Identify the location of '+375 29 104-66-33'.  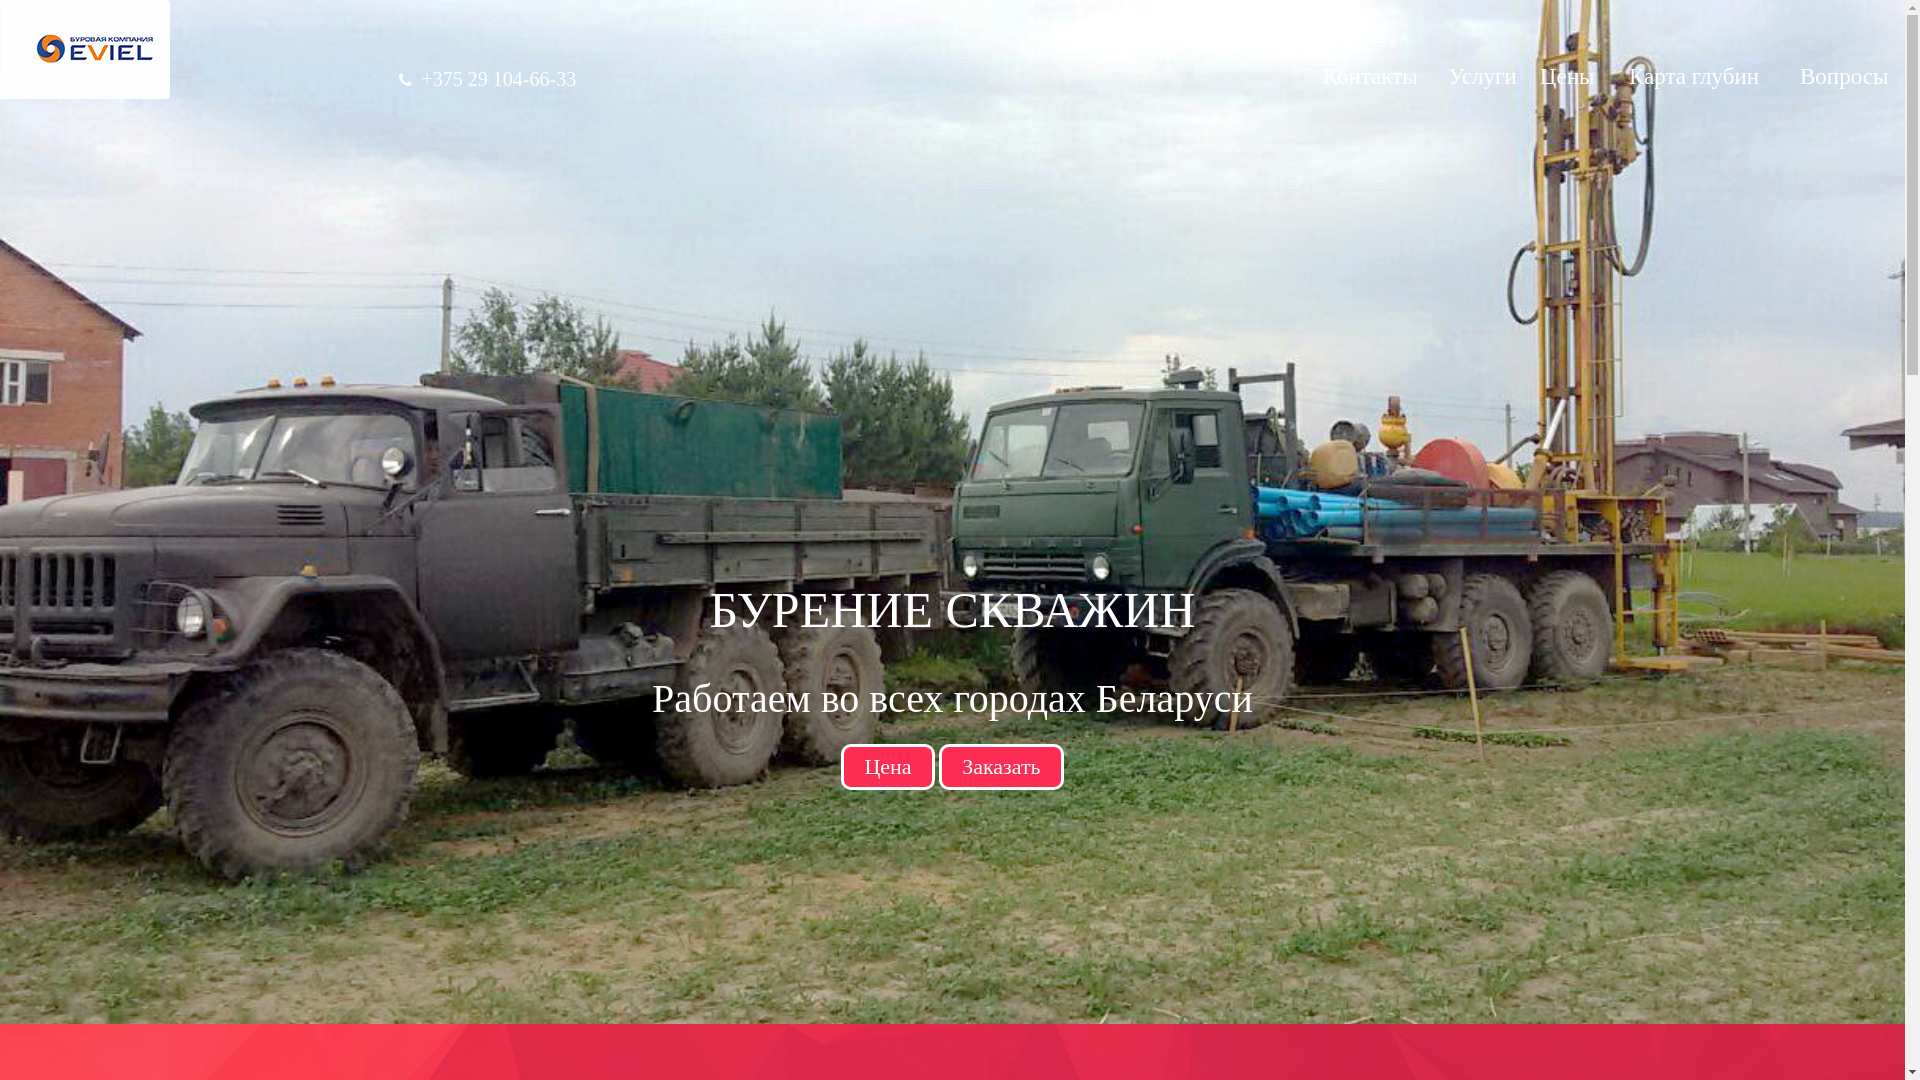
(499, 77).